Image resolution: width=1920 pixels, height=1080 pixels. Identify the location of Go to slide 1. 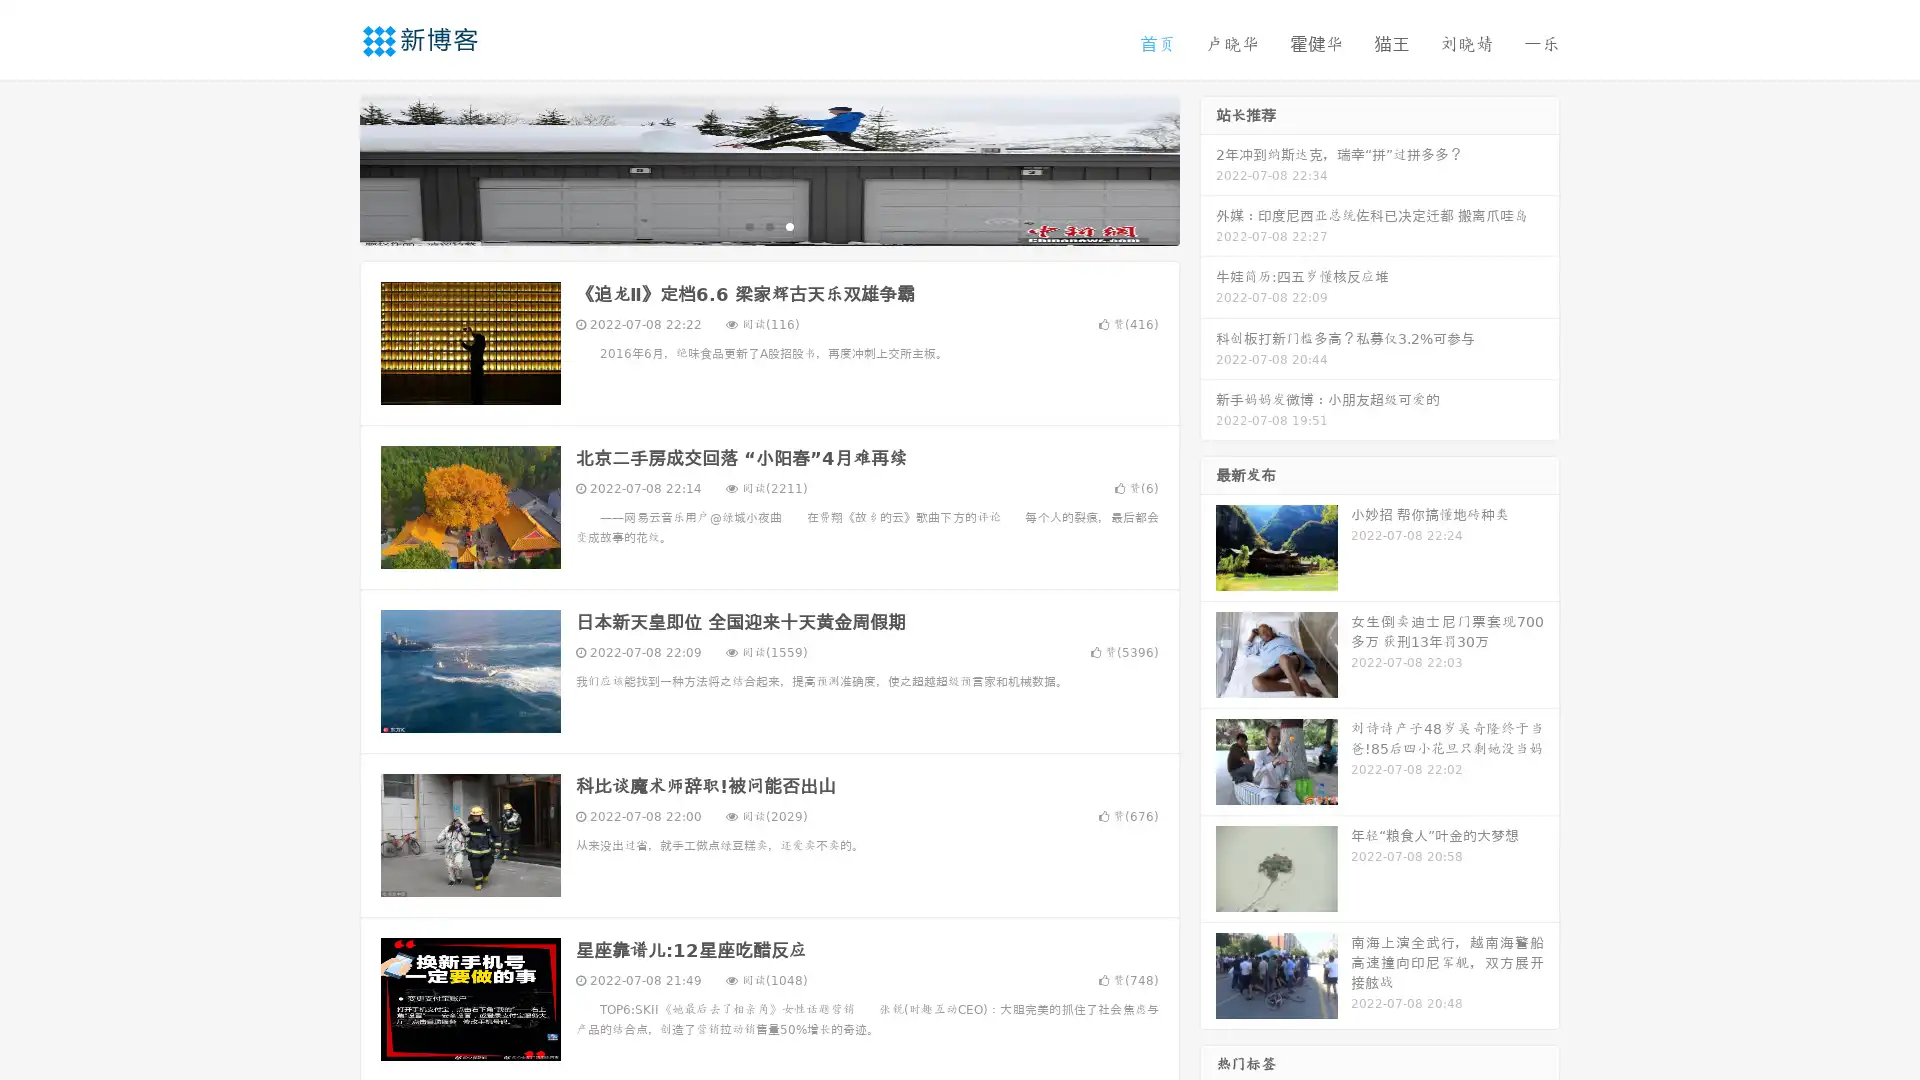
(748, 225).